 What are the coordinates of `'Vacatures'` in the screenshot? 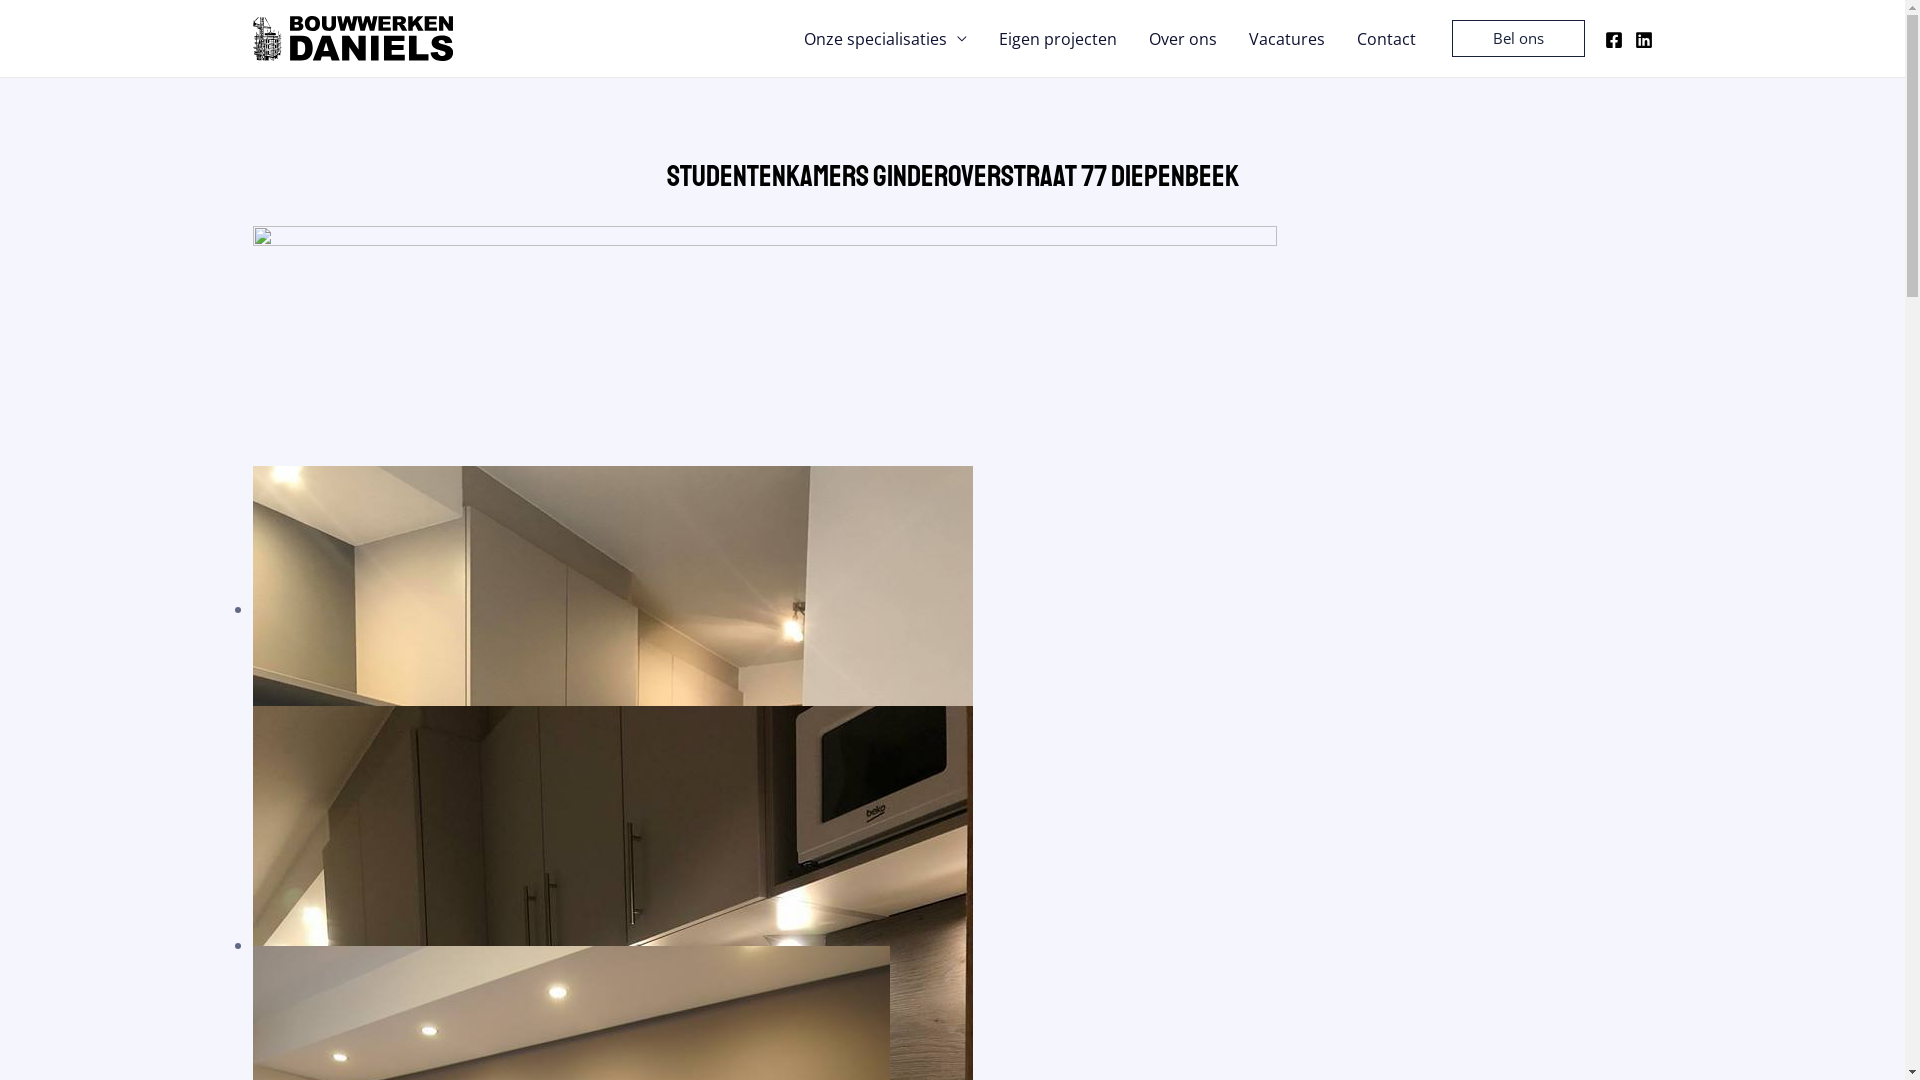 It's located at (1286, 38).